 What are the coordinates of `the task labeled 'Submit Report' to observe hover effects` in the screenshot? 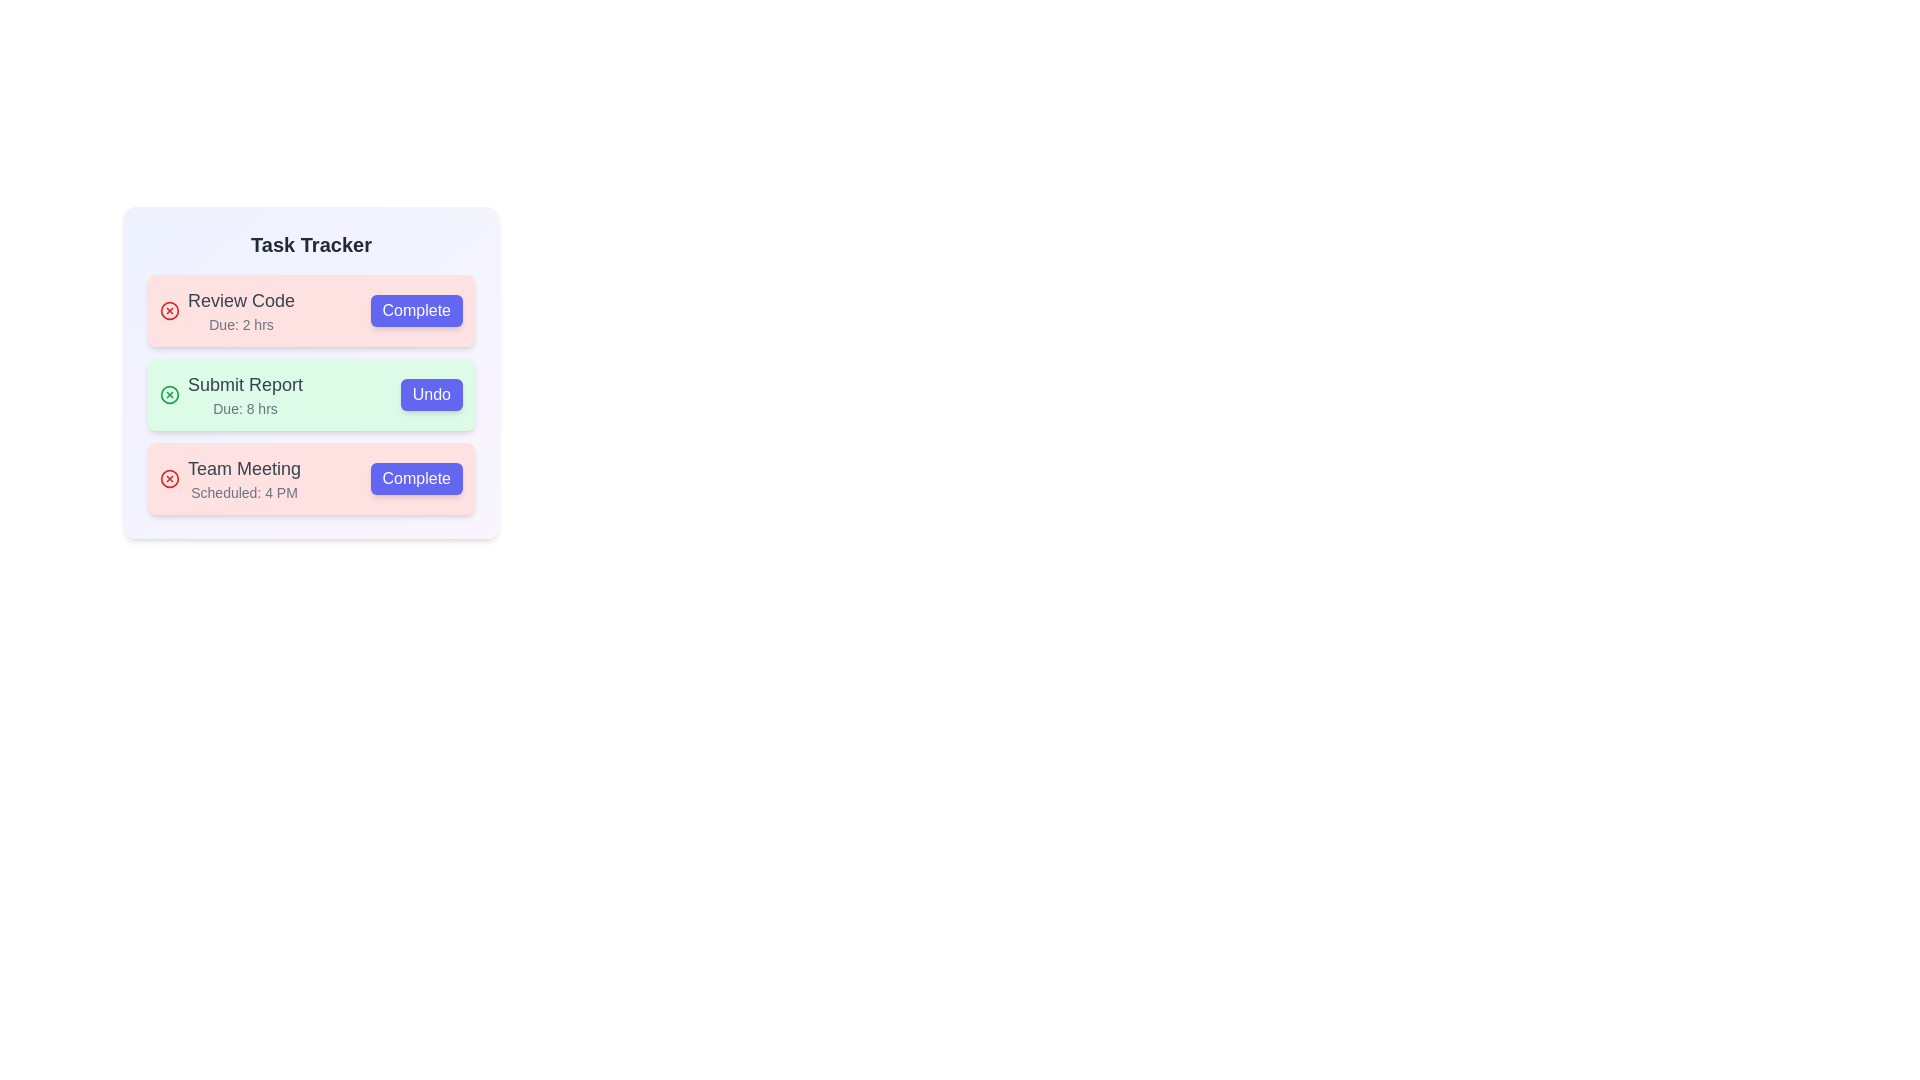 It's located at (310, 394).